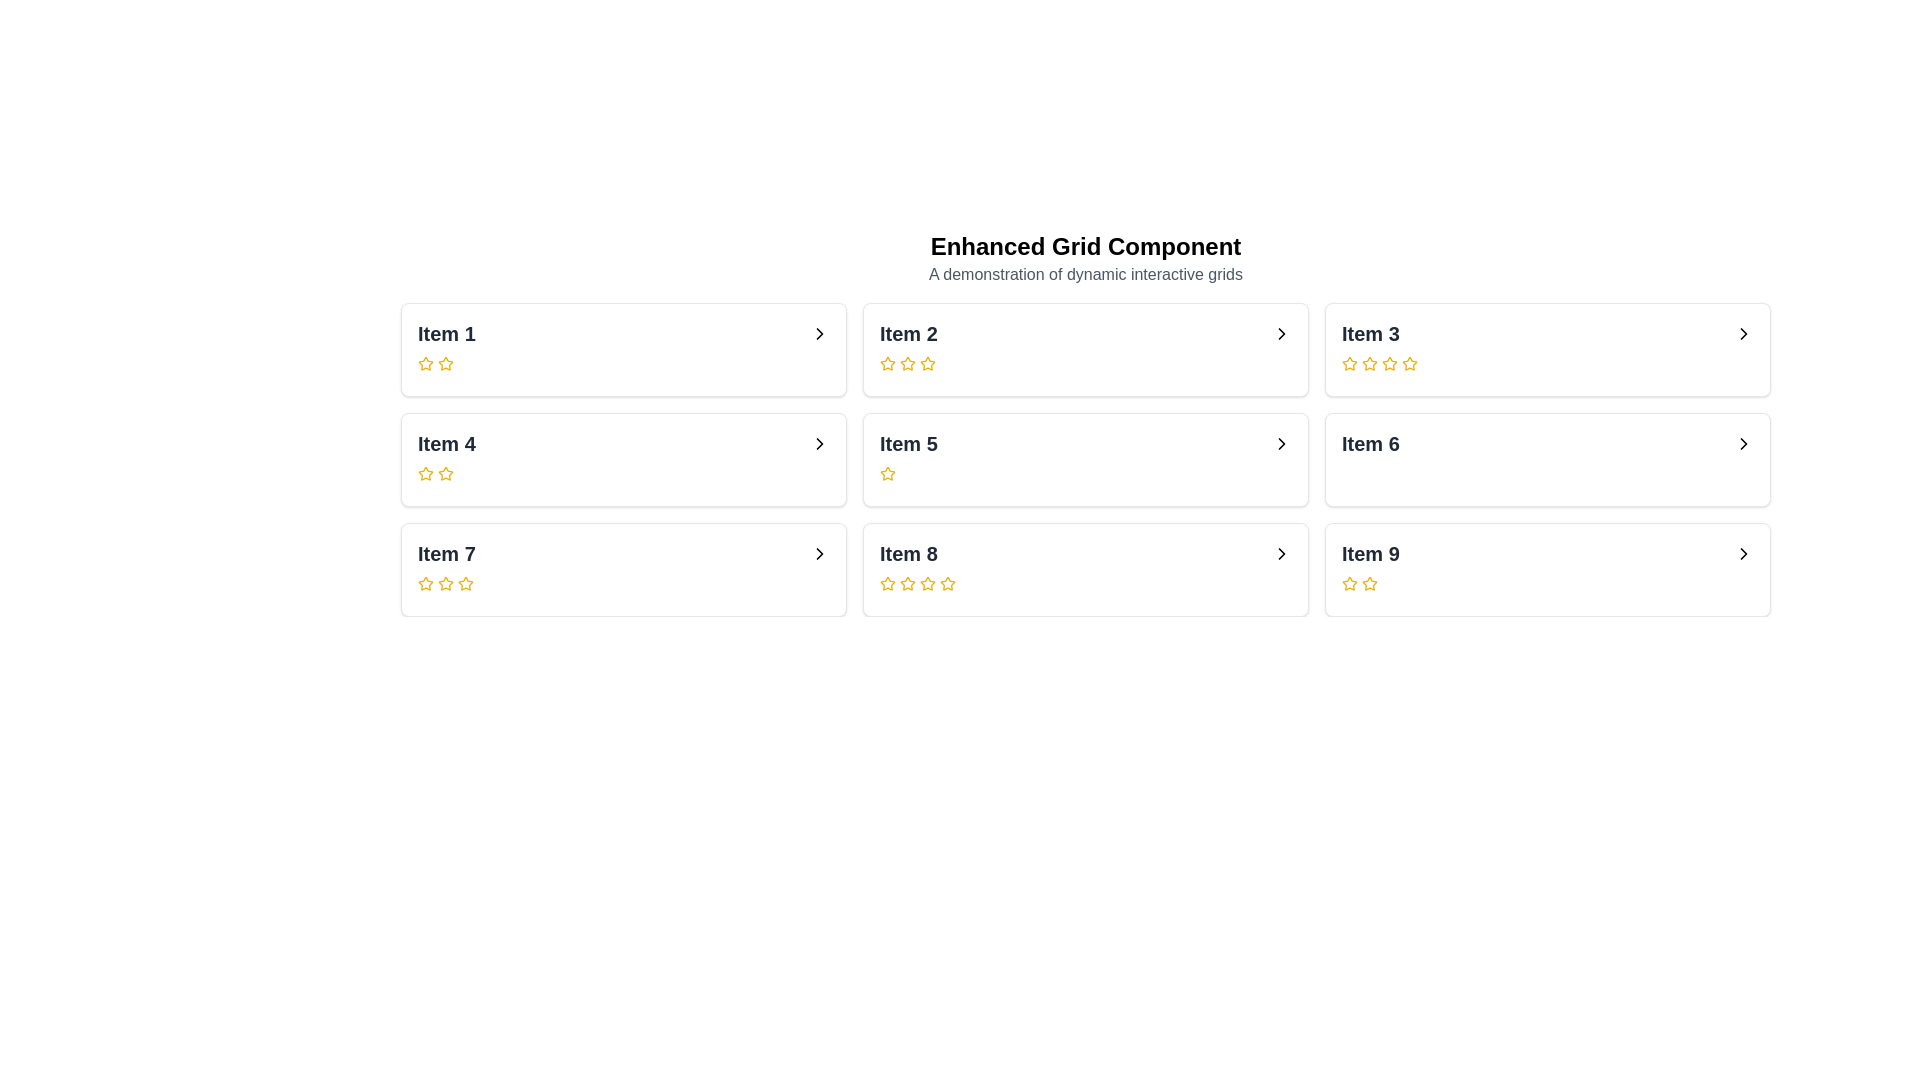 The height and width of the screenshot is (1080, 1920). Describe the element at coordinates (623, 583) in the screenshot. I see `the interactive rating stars located at the bottom of the 'Item 7' card` at that location.